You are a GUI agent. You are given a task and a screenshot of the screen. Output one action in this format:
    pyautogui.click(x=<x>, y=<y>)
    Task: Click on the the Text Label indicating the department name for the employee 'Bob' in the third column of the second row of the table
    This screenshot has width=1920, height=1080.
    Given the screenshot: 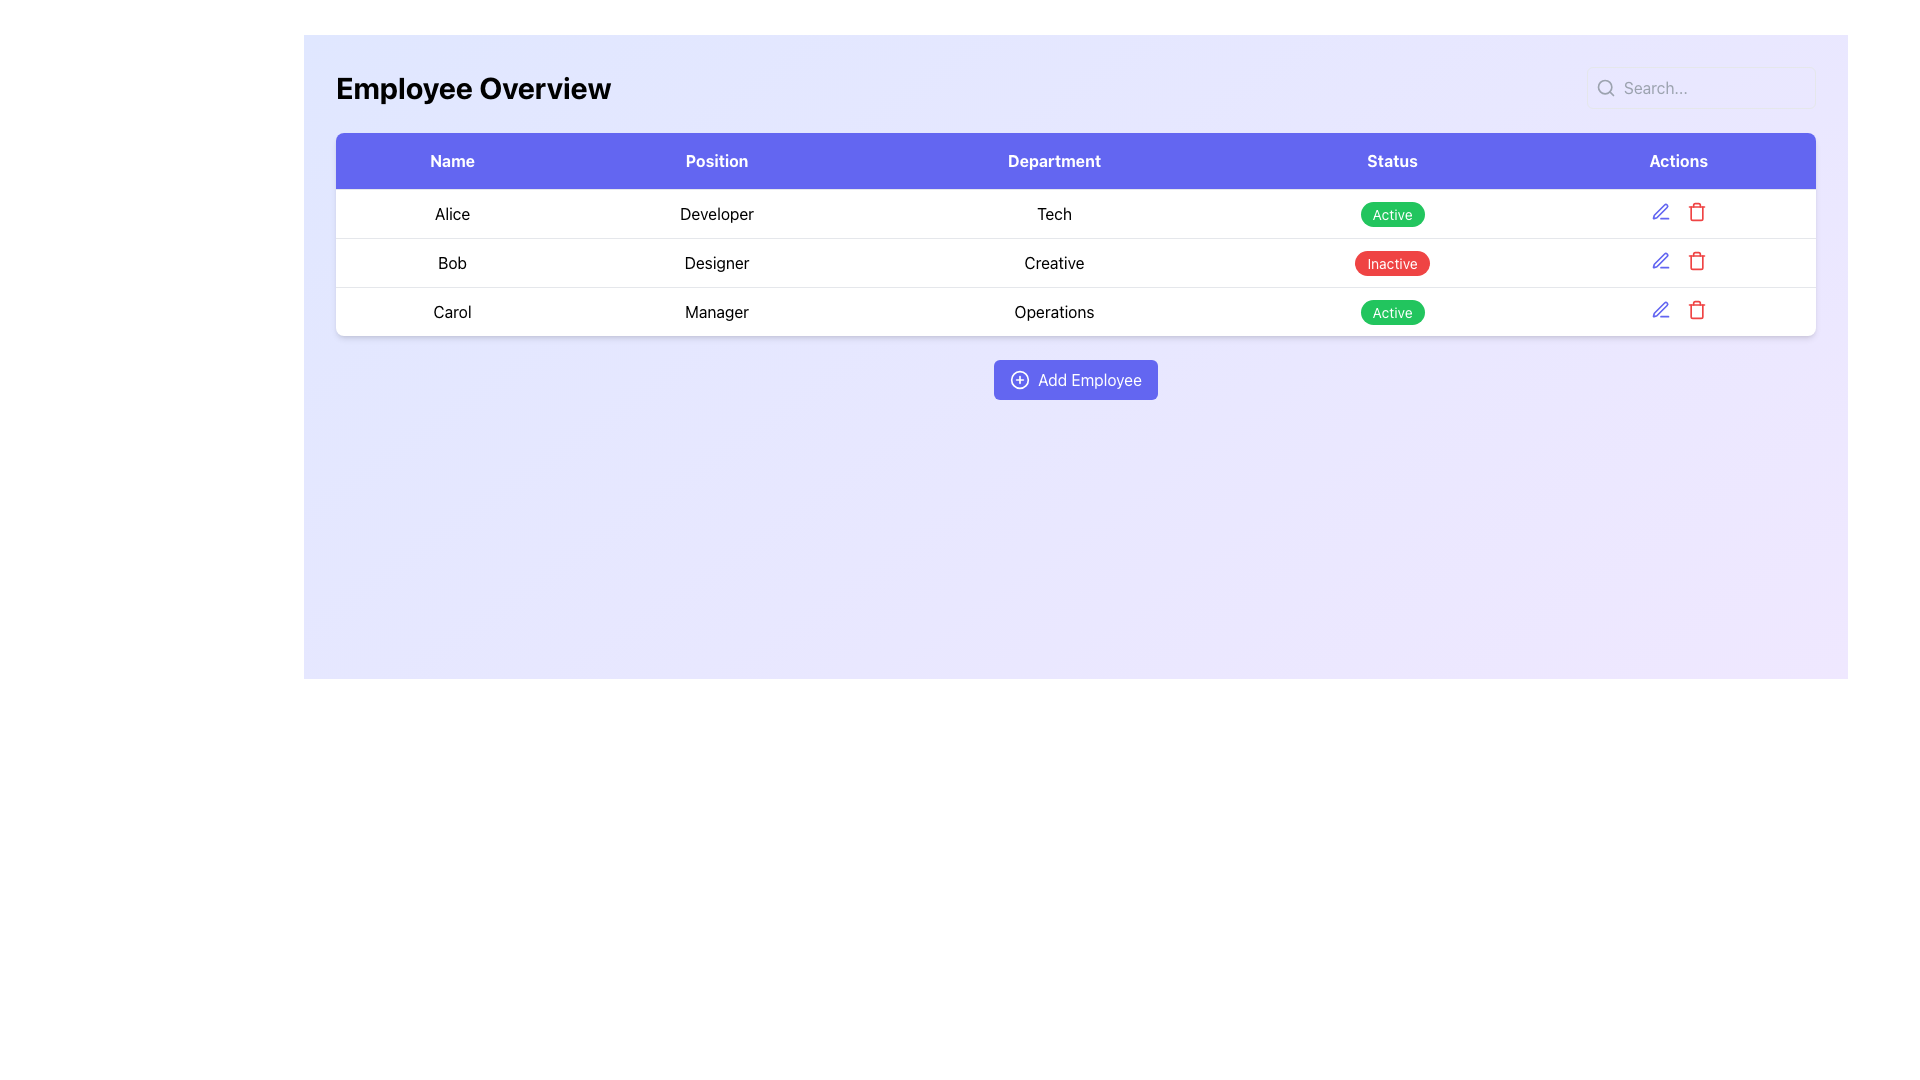 What is the action you would take?
    pyautogui.click(x=1053, y=261)
    